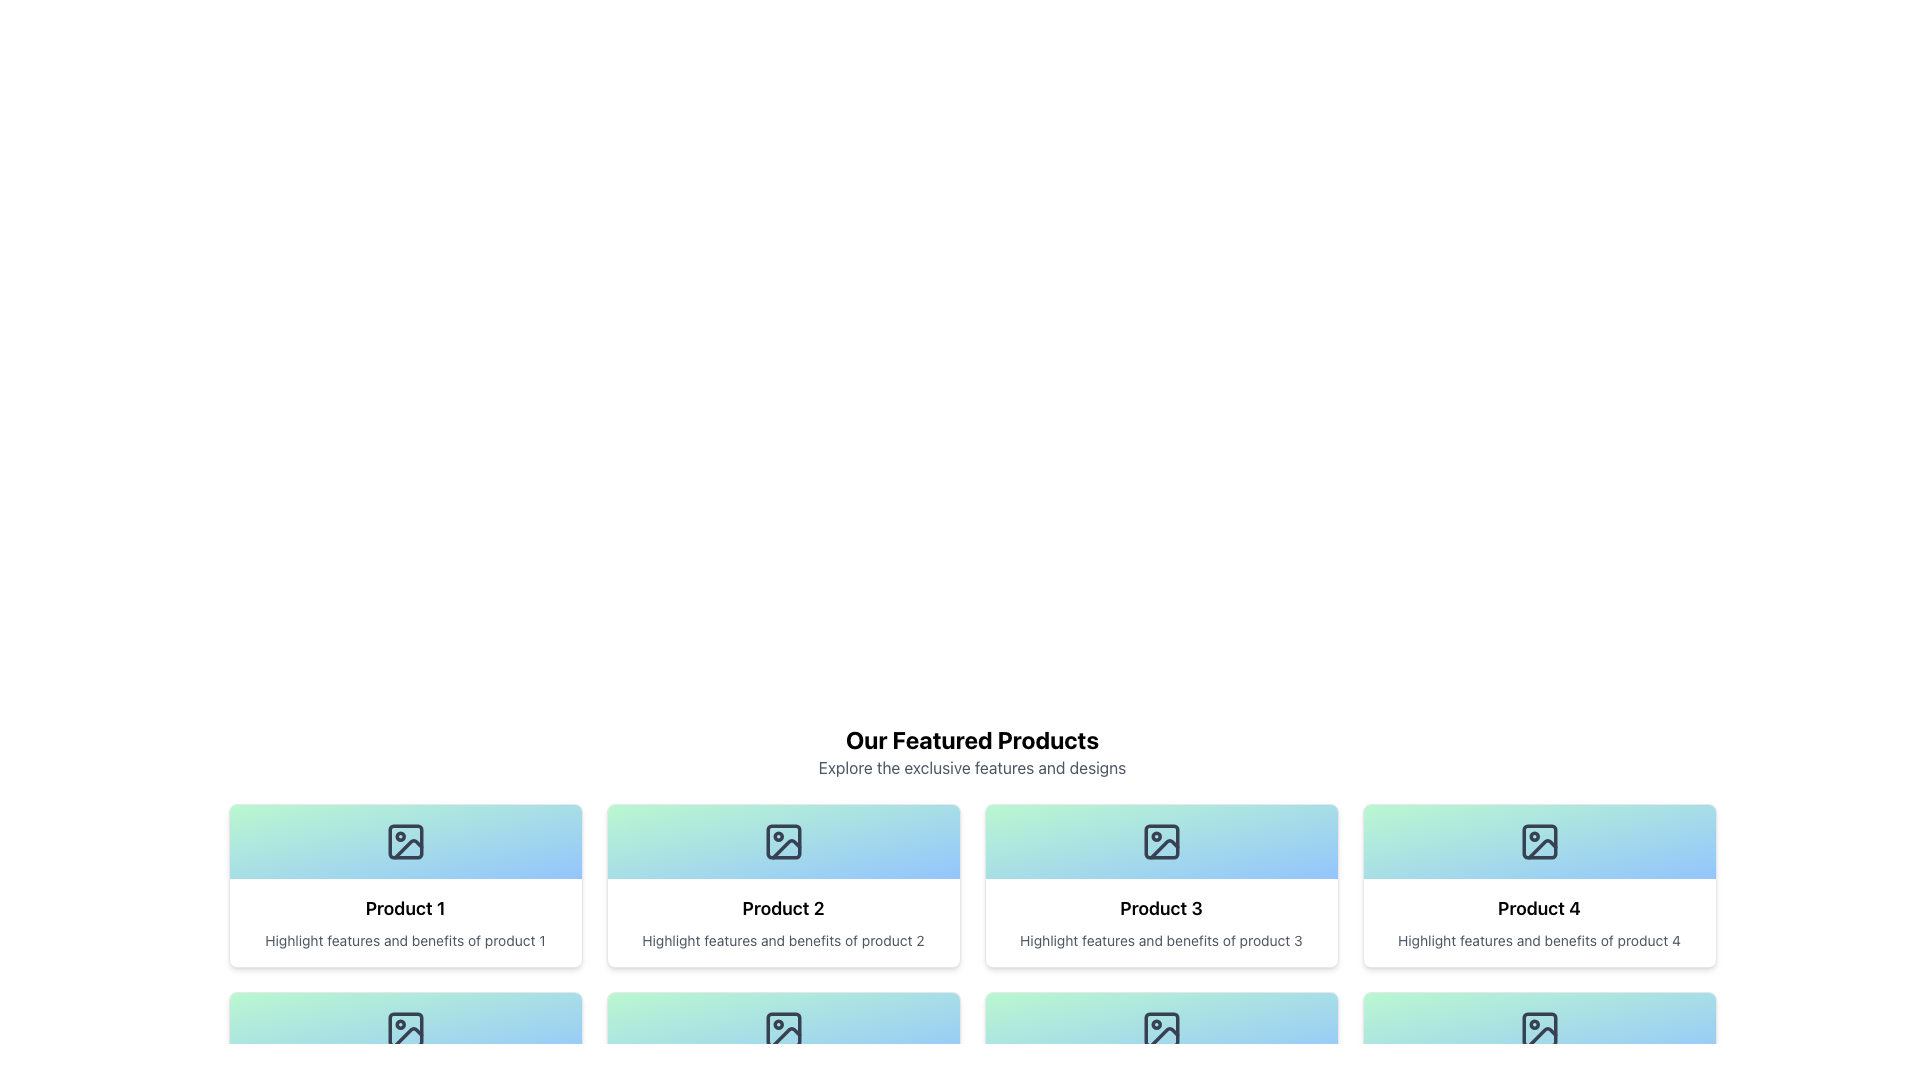 The height and width of the screenshot is (1080, 1920). What do you see at coordinates (1161, 922) in the screenshot?
I see `the text block titled 'Product 3' which features a subtitle about its benefits, located in the third card of the top row` at bounding box center [1161, 922].